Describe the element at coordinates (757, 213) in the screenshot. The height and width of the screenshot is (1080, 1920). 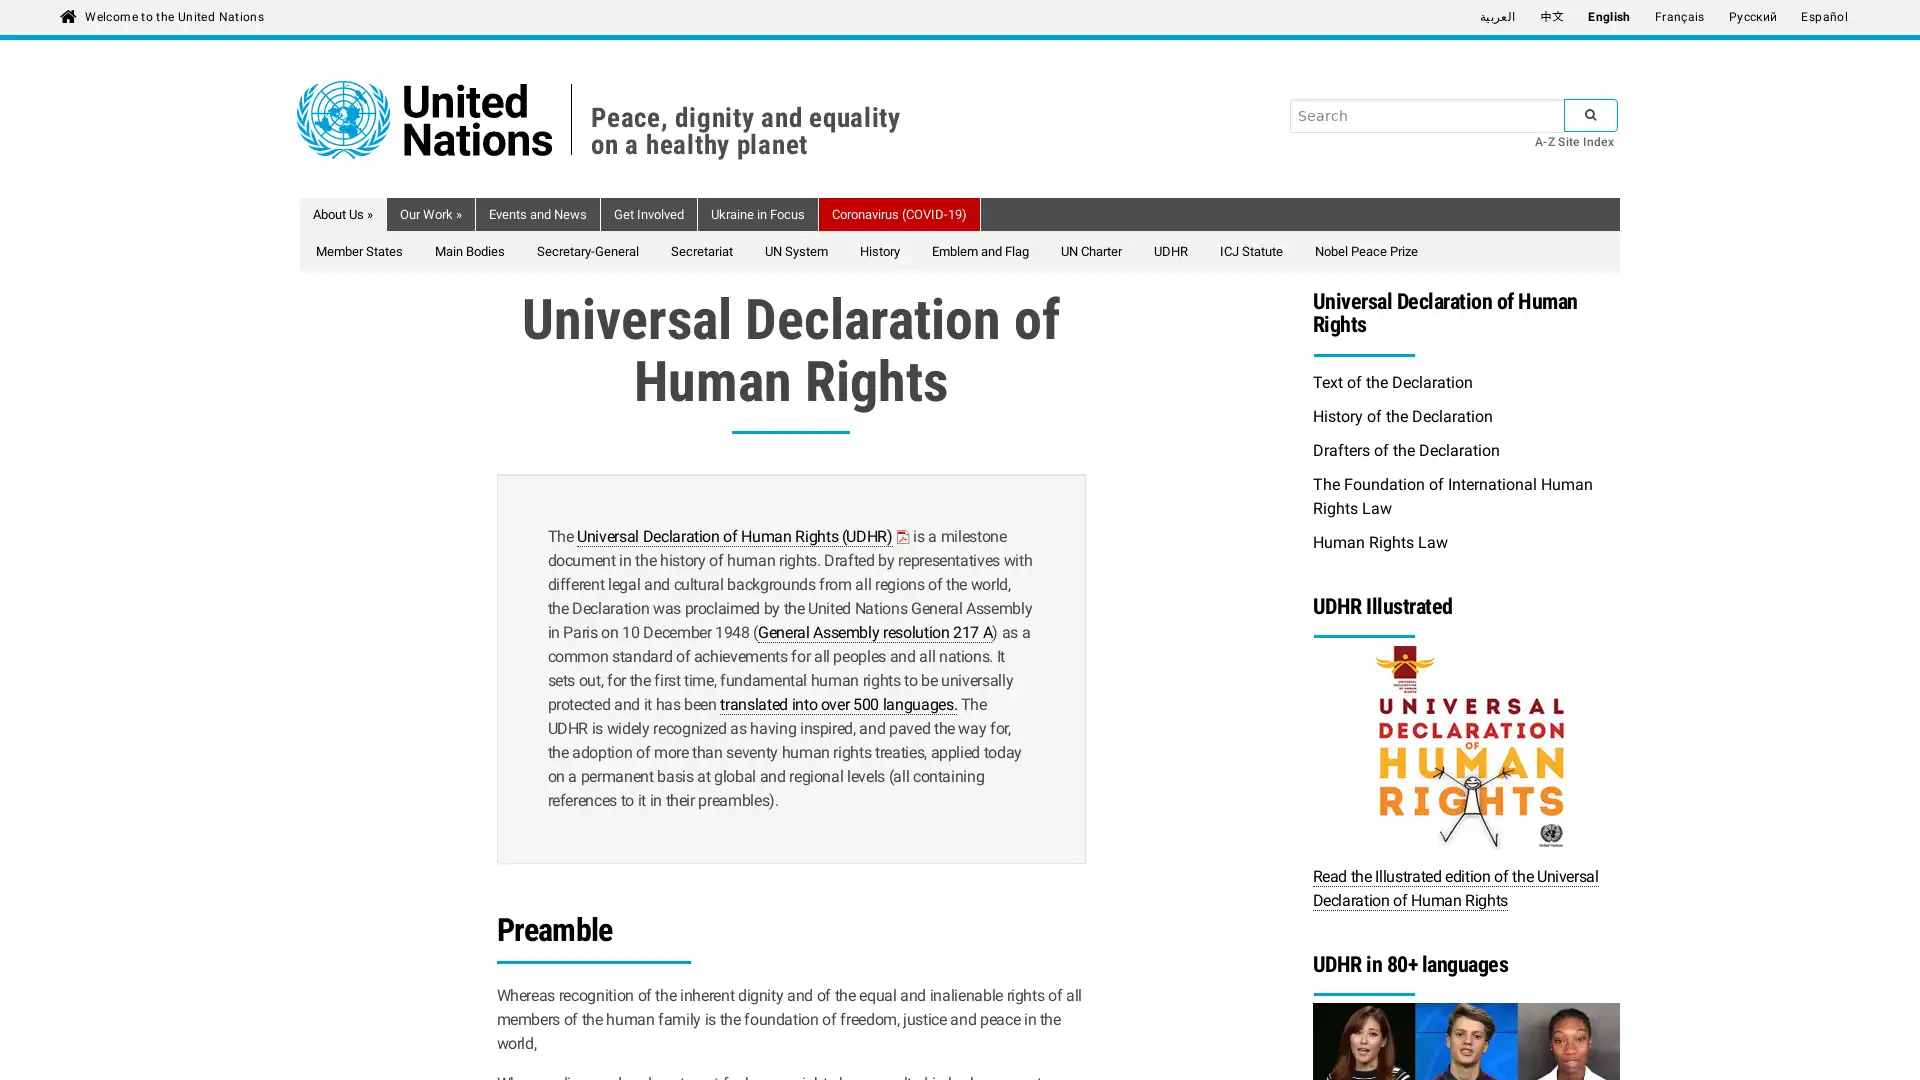
I see `Ukraine in Focus` at that location.